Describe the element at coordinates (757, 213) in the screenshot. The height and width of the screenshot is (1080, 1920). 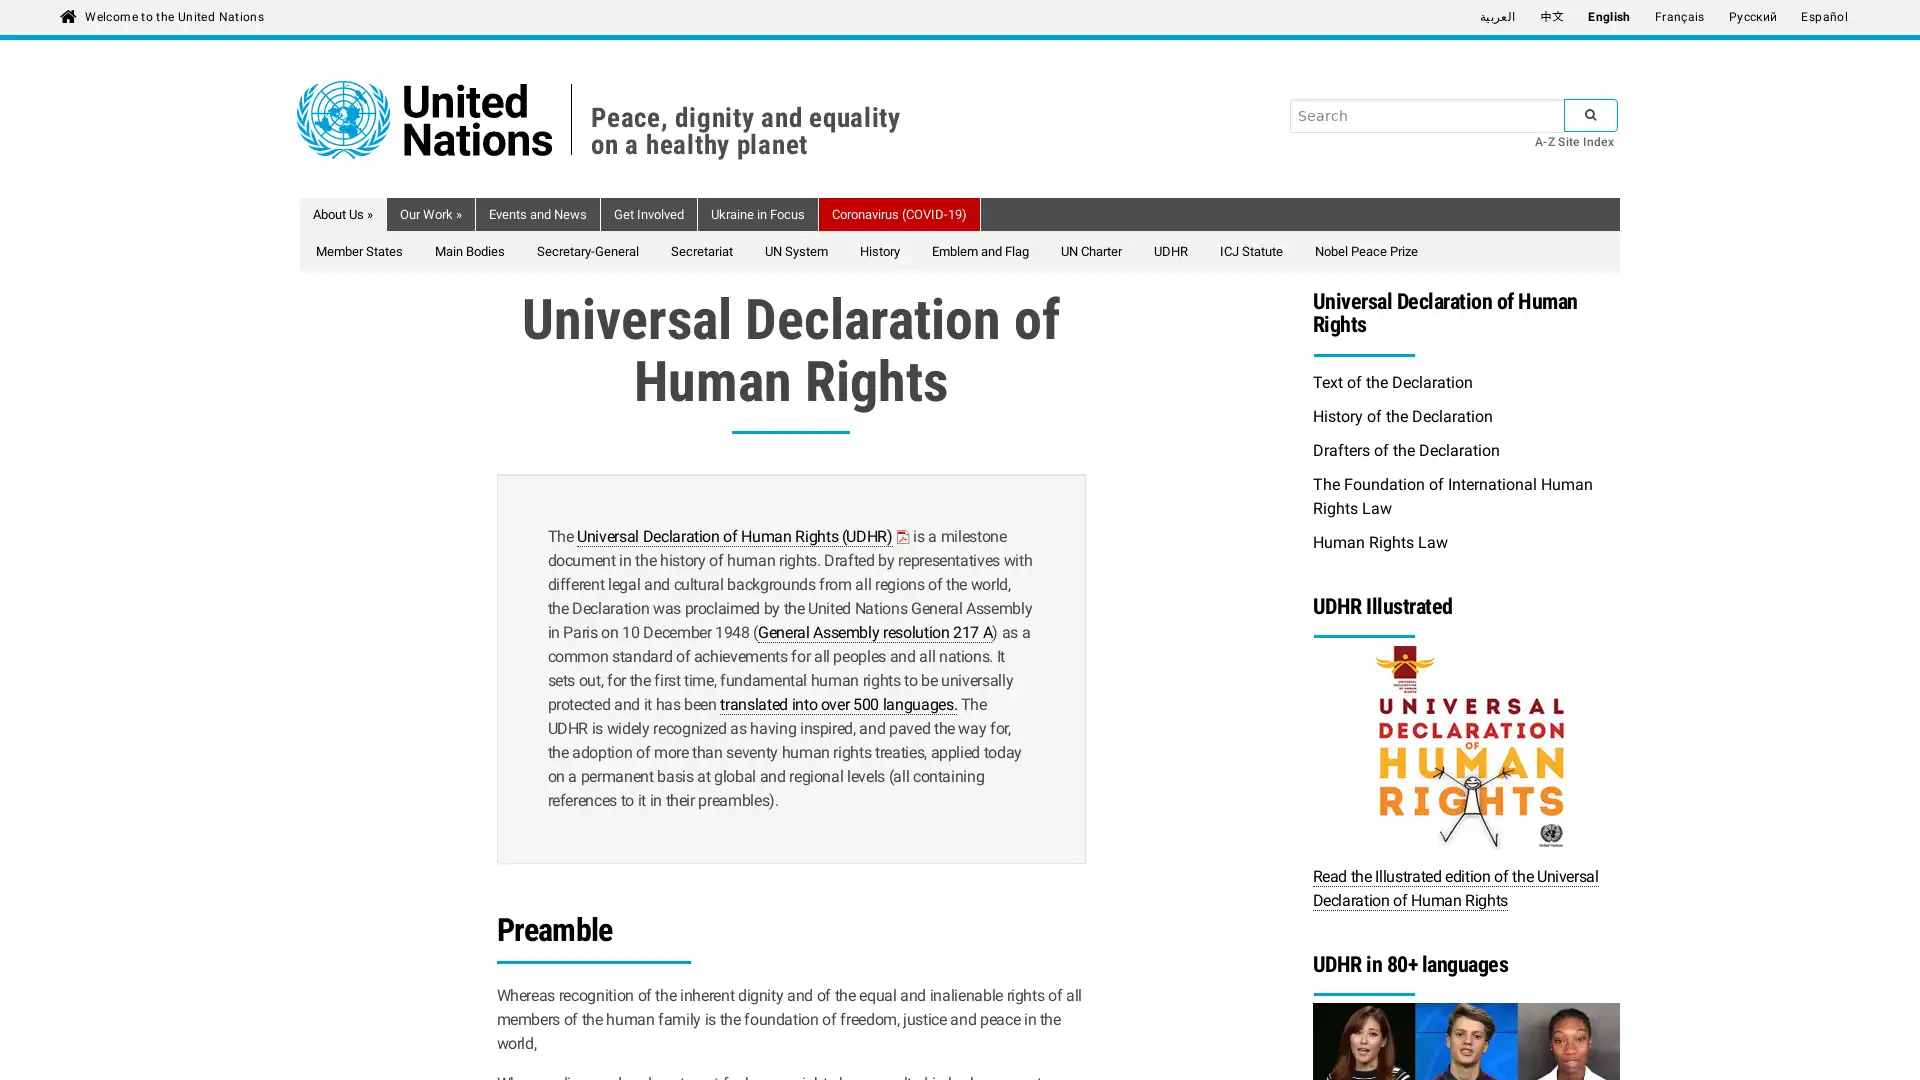
I see `Ukraine in Focus` at that location.